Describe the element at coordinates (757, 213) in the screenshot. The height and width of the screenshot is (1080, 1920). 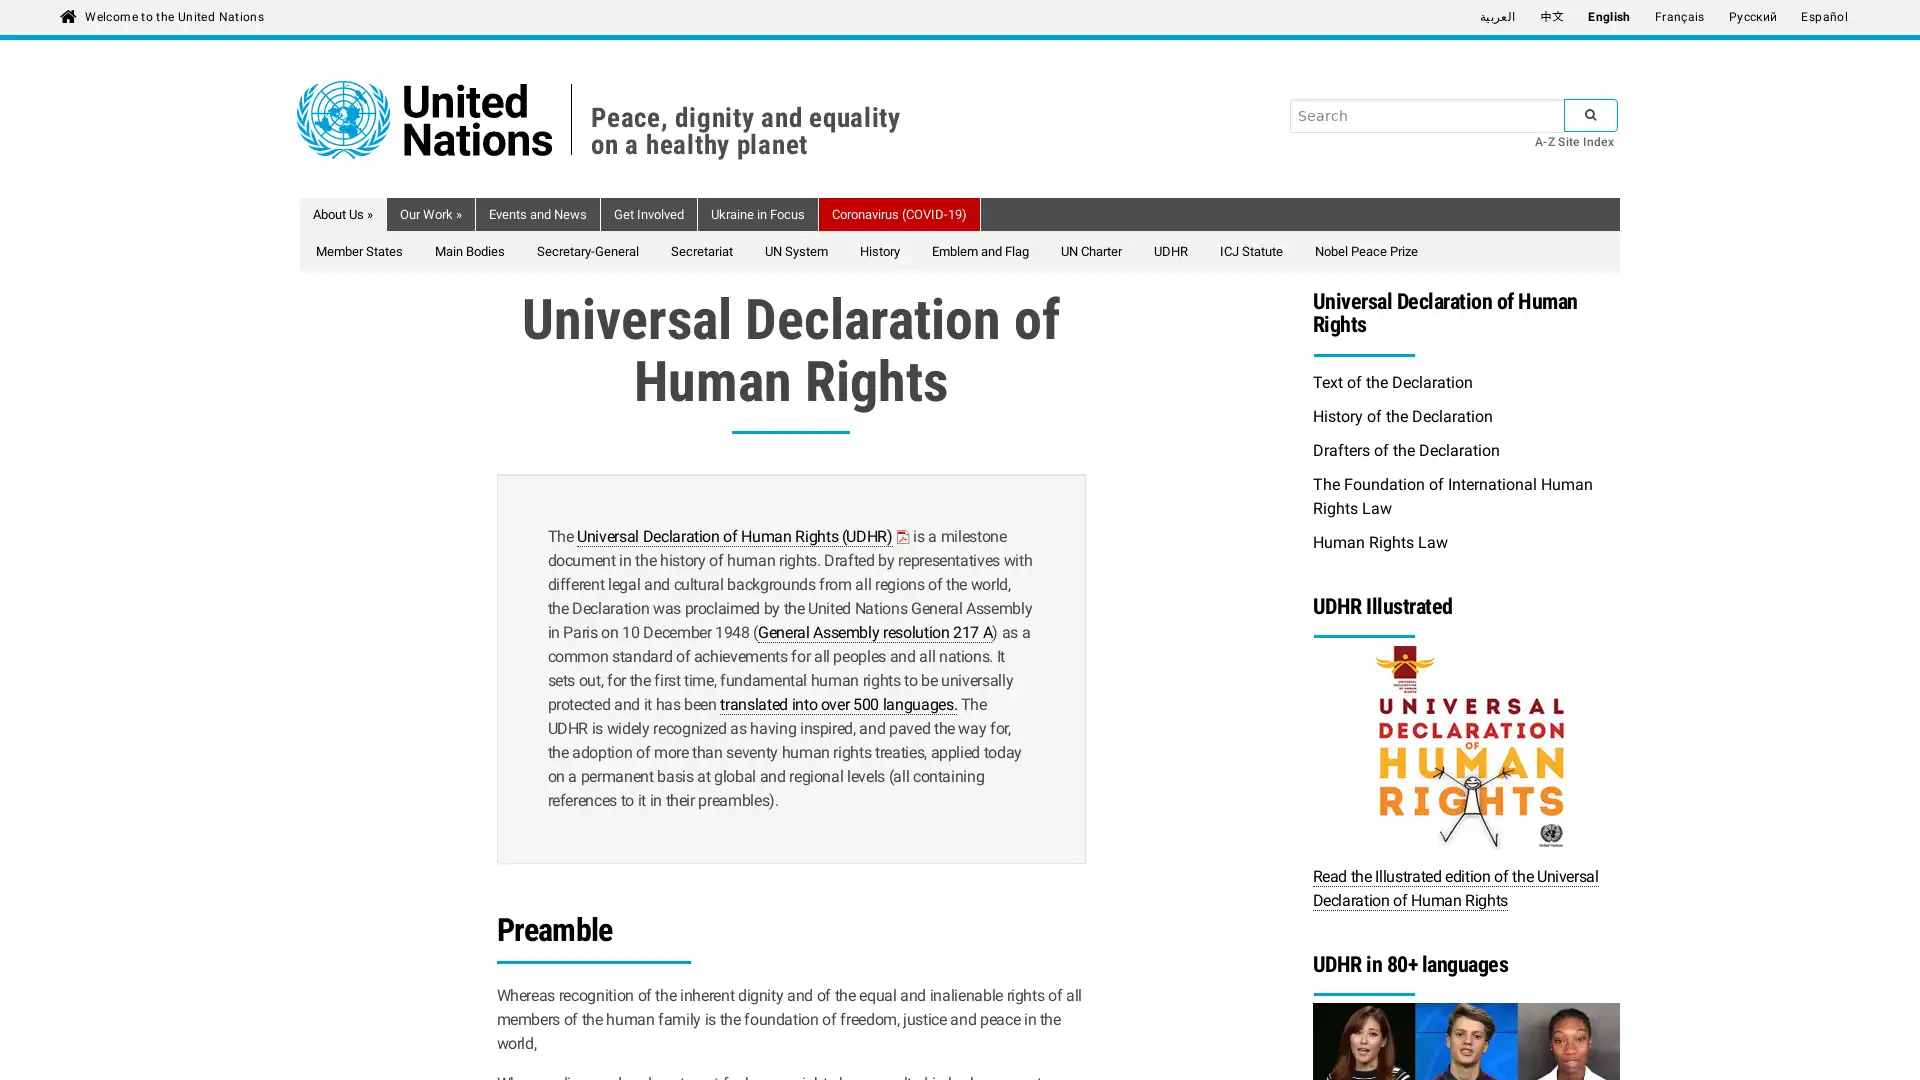
I see `Ukraine in Focus` at that location.